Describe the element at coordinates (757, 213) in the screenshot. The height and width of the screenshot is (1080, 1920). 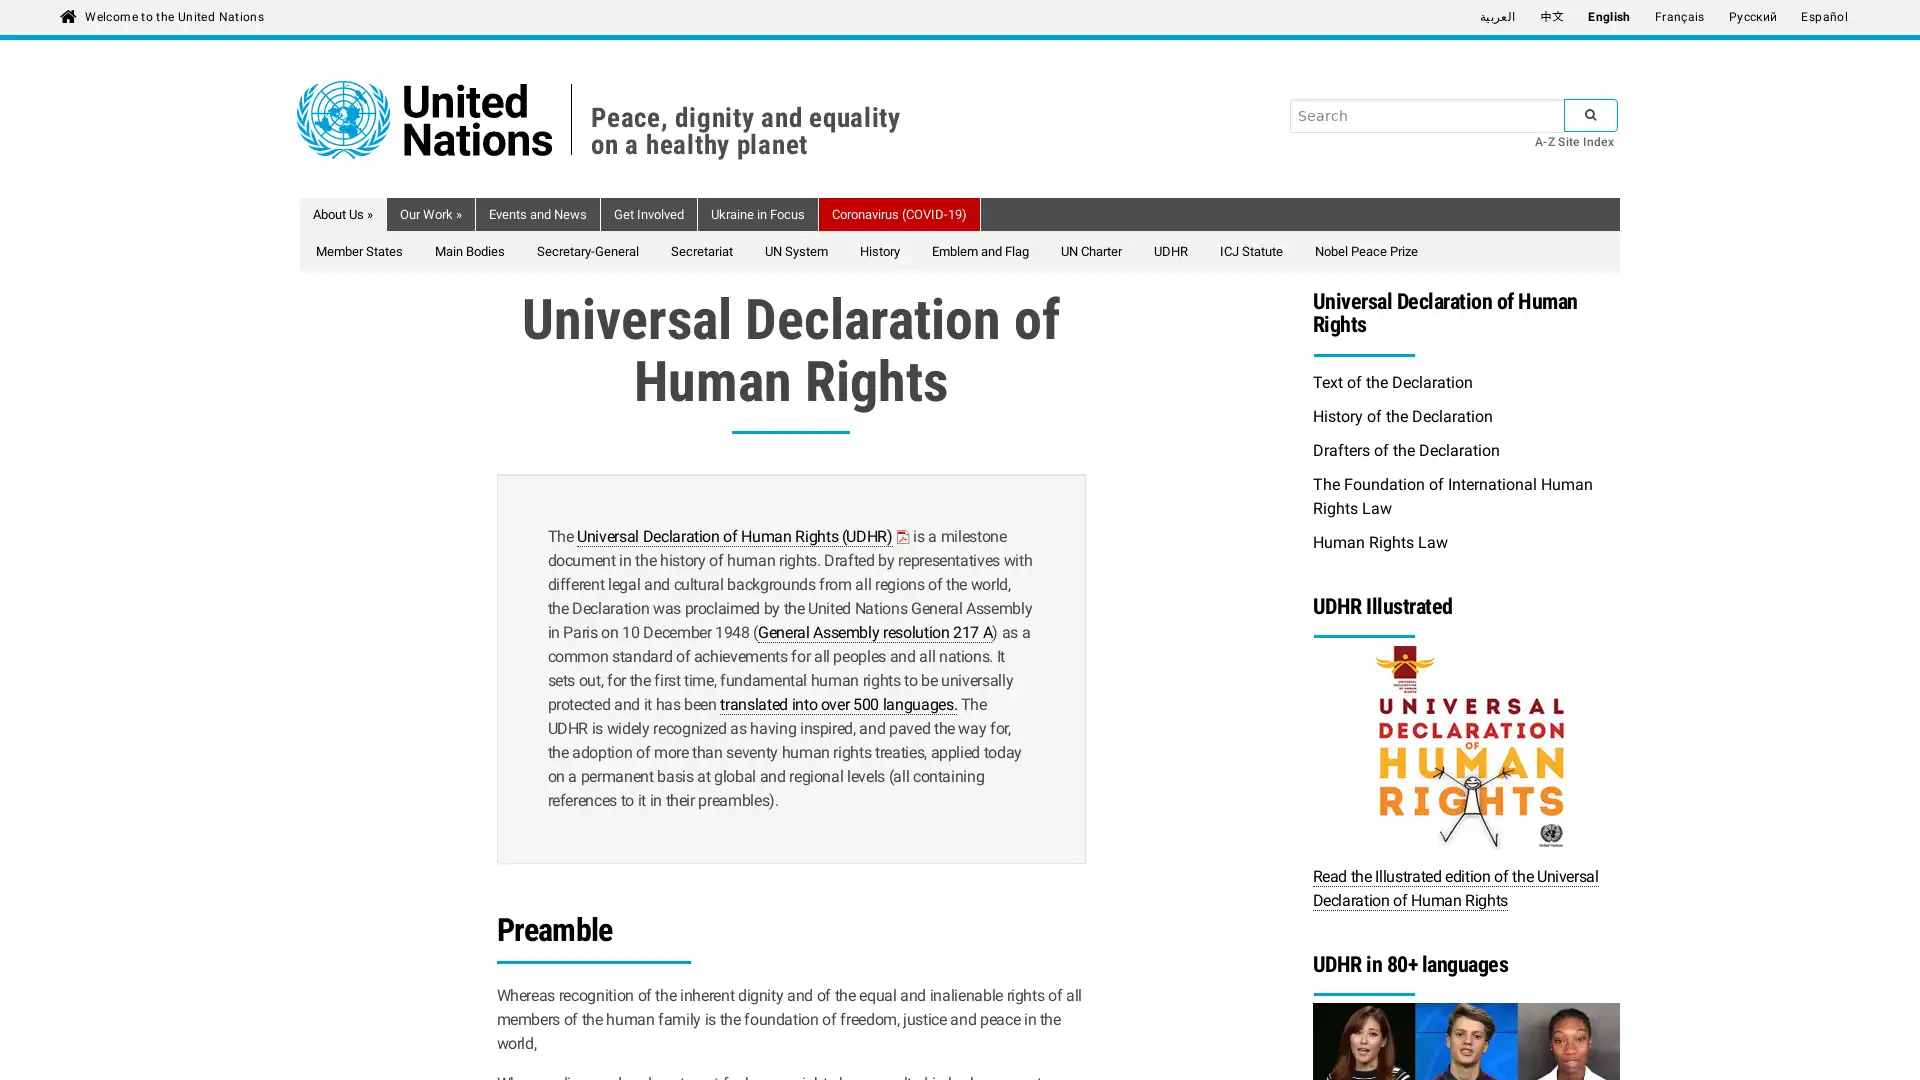
I see `Ukraine in Focus` at that location.